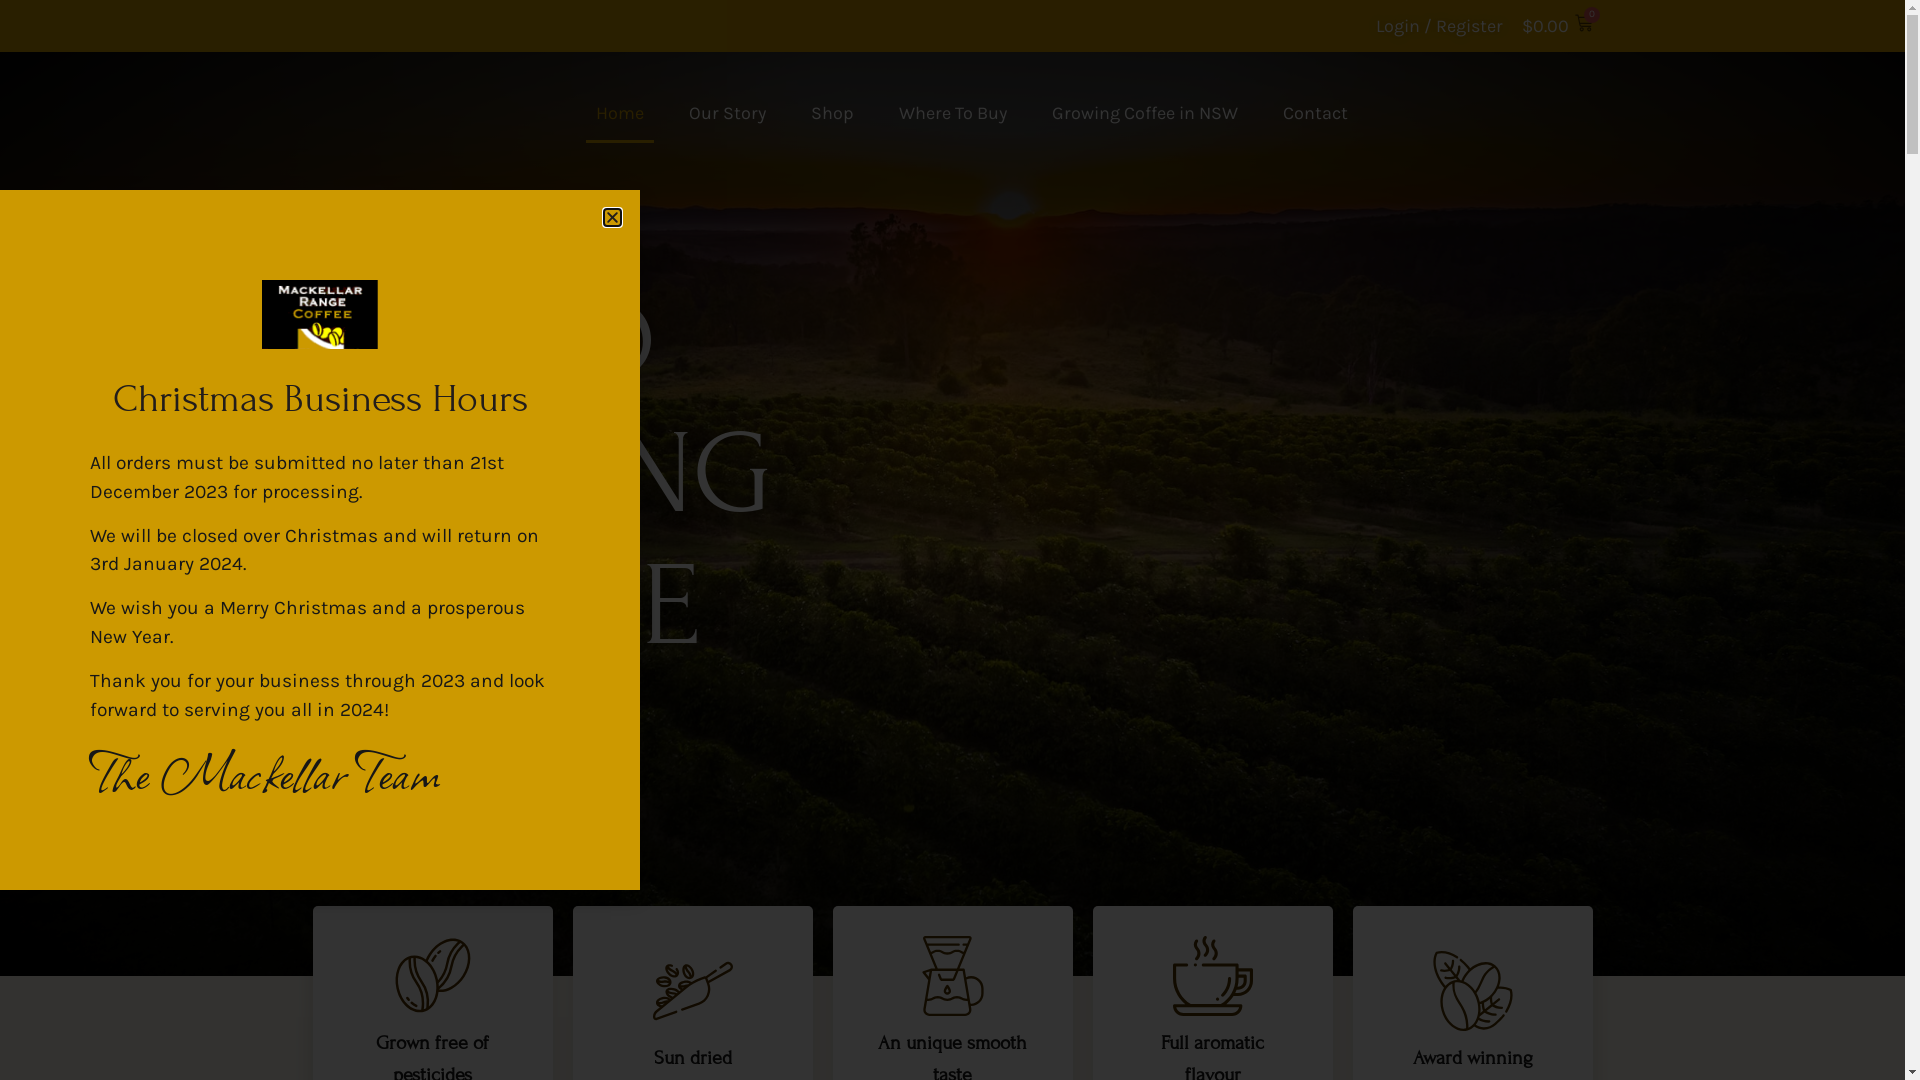  Describe the element at coordinates (1520, 26) in the screenshot. I see `'$0.00` at that location.